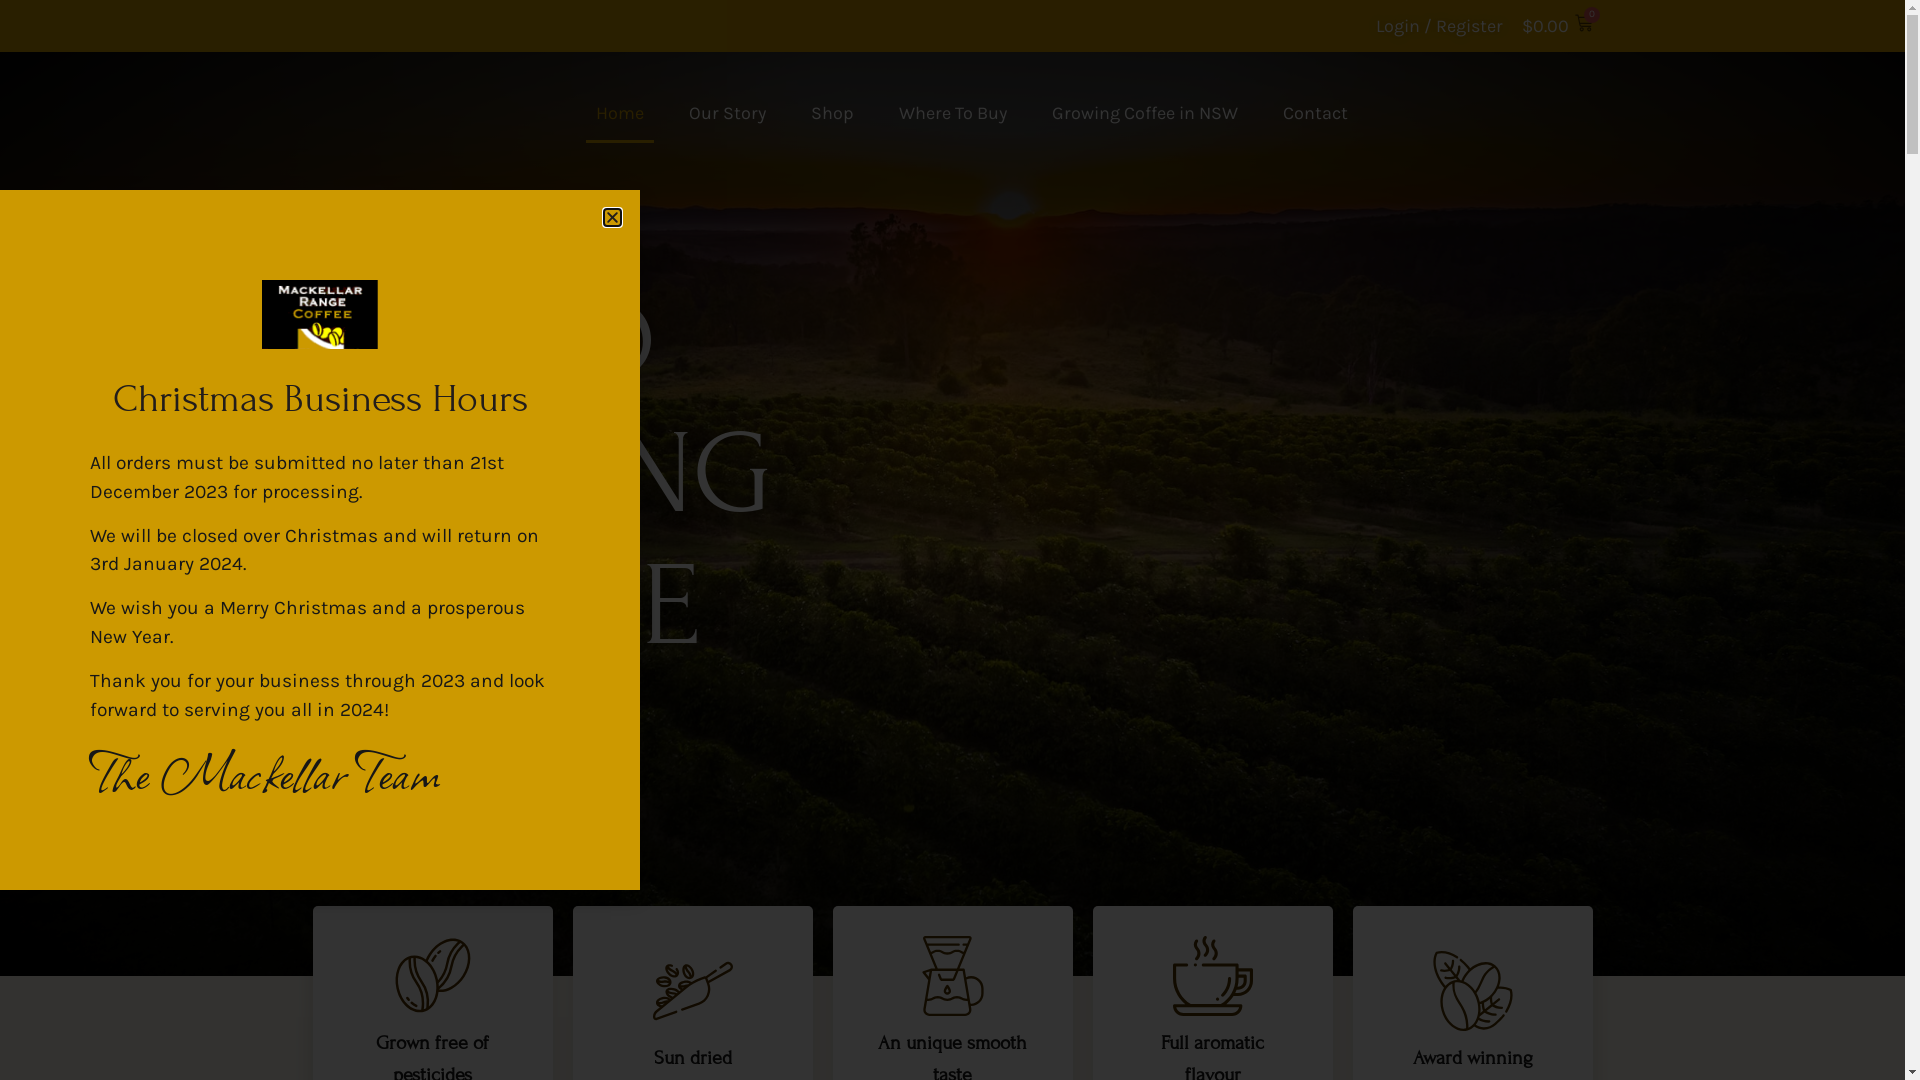  Describe the element at coordinates (1520, 26) in the screenshot. I see `'$0.00` at that location.